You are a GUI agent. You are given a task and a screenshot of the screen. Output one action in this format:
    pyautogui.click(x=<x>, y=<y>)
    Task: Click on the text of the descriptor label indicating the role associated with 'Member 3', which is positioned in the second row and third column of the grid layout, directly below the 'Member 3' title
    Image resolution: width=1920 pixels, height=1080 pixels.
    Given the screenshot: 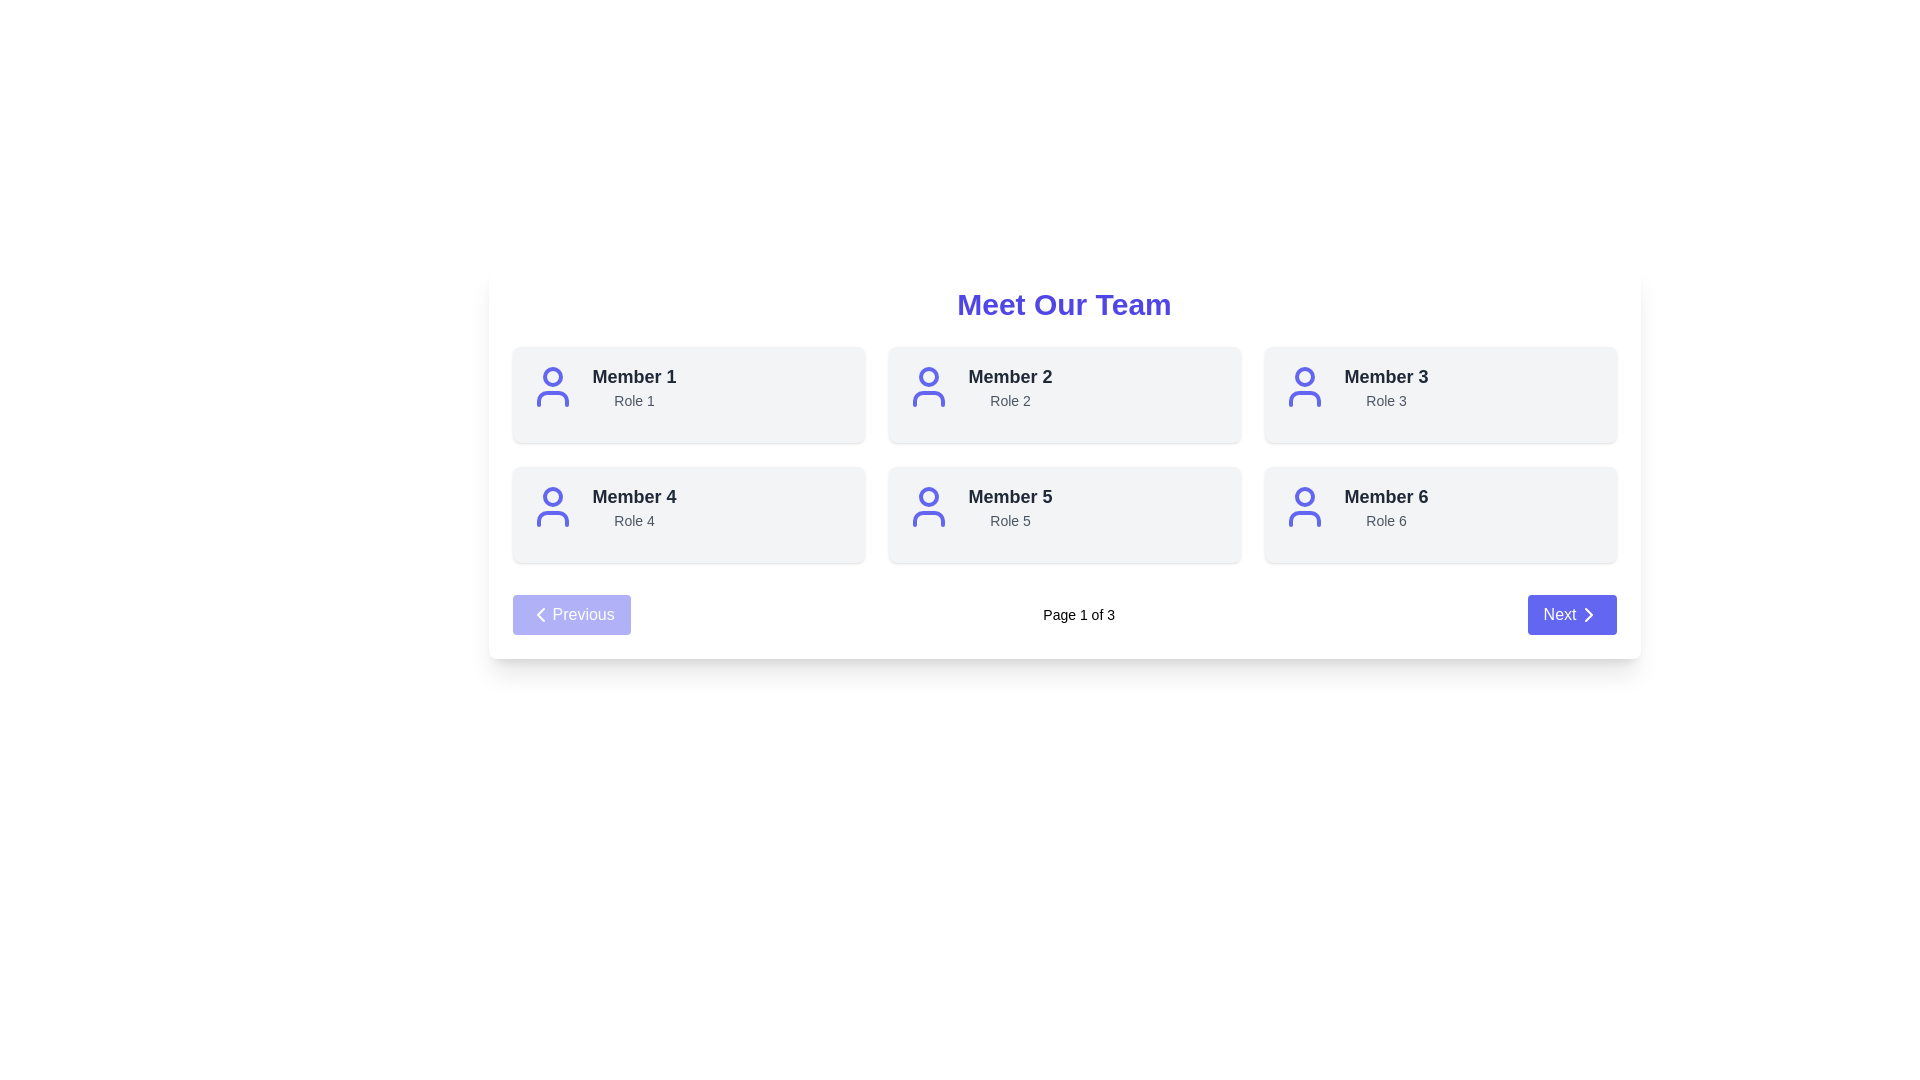 What is the action you would take?
    pyautogui.click(x=1385, y=401)
    